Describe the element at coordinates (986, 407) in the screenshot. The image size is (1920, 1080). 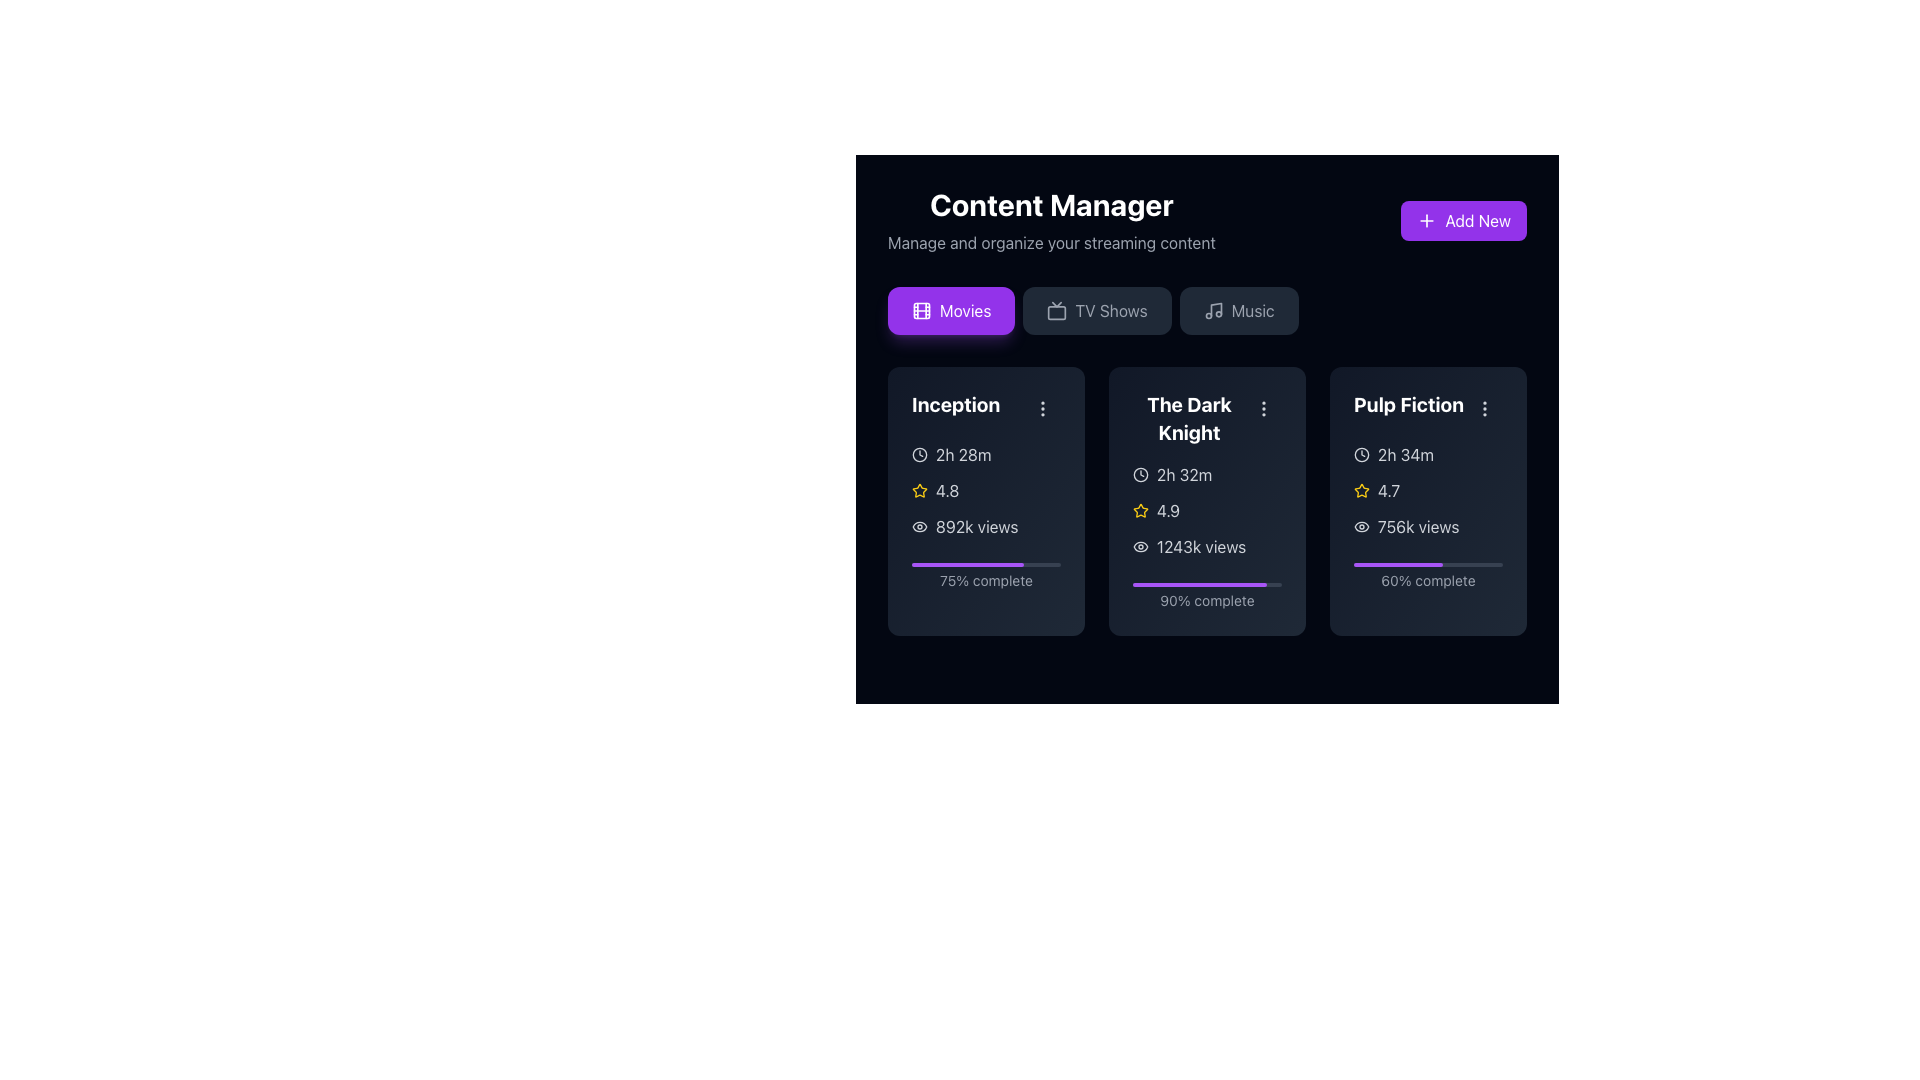
I see `the text label displaying 'Inception', which is prominently featured in a bold, large font at the top of the 'Movies' card layout` at that location.